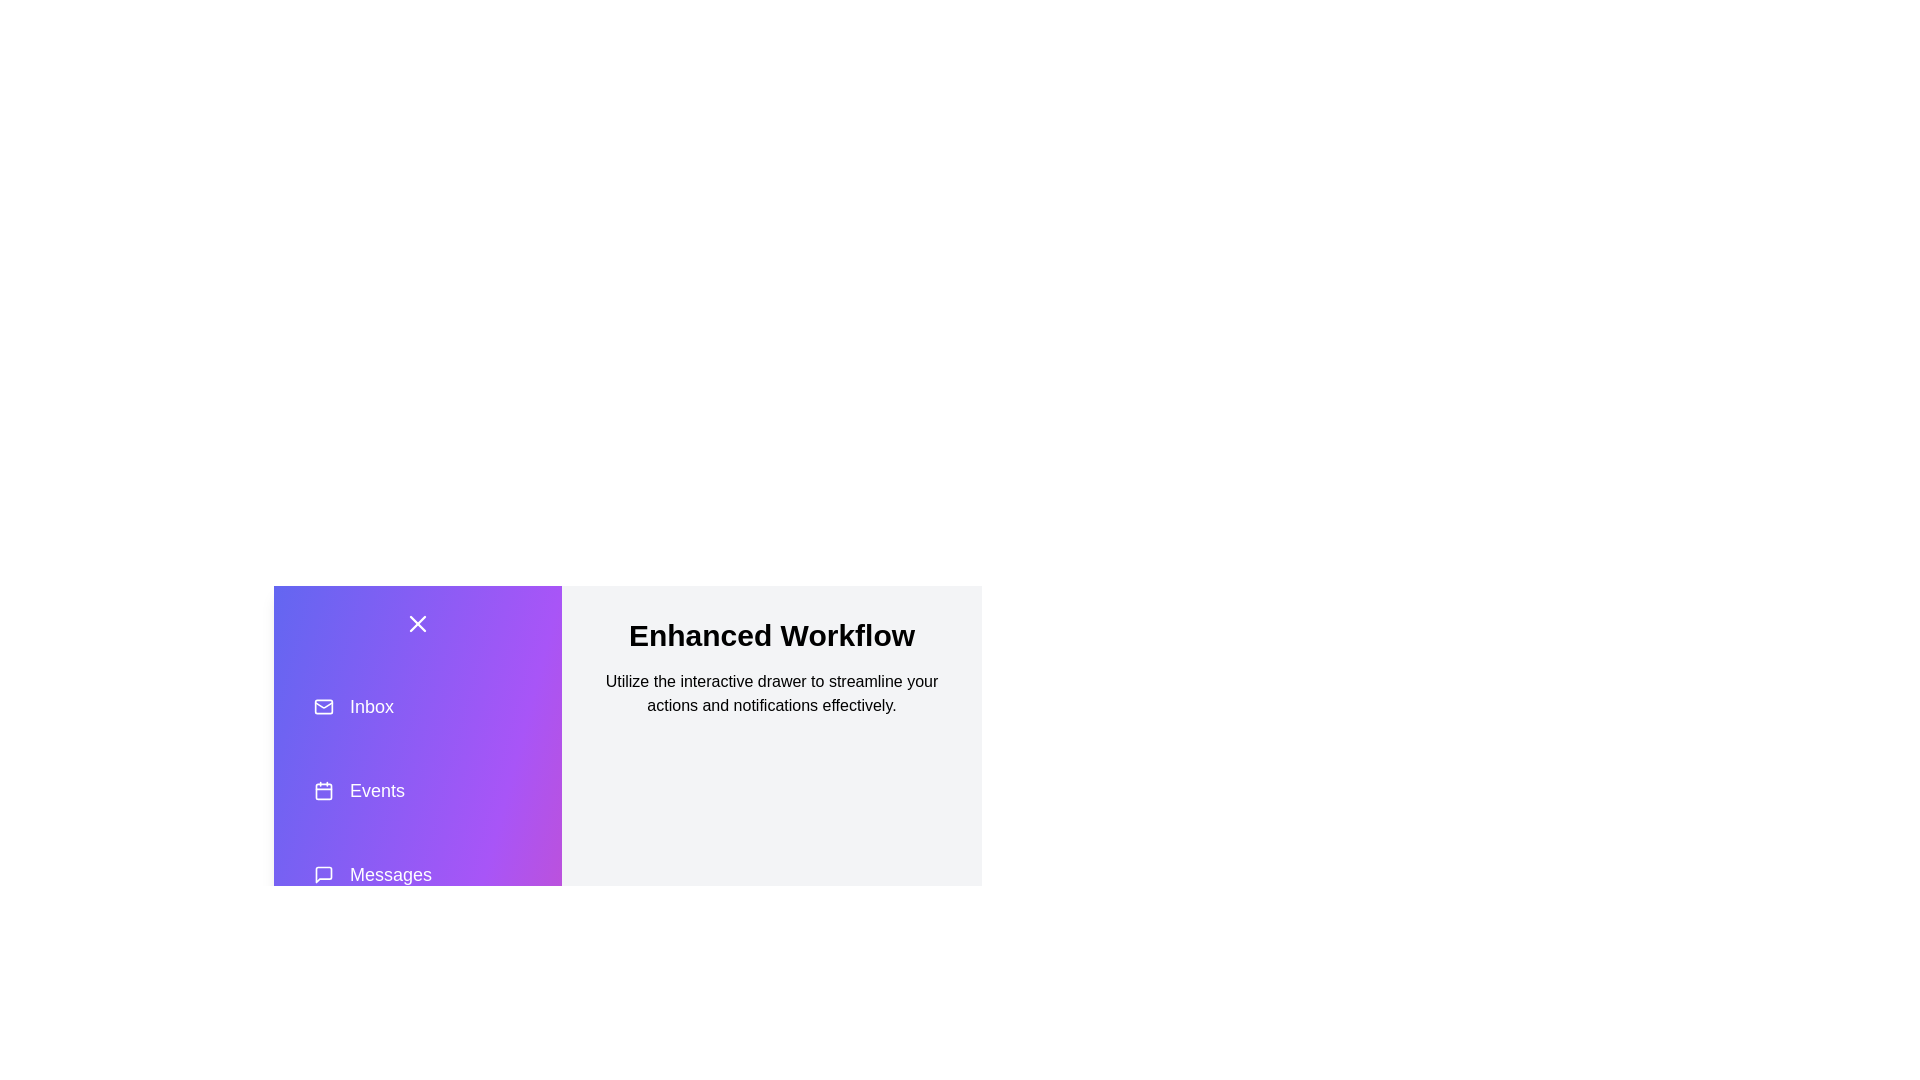 The image size is (1920, 1080). What do you see at coordinates (416, 874) in the screenshot?
I see `the action item Messages in the drawer` at bounding box center [416, 874].